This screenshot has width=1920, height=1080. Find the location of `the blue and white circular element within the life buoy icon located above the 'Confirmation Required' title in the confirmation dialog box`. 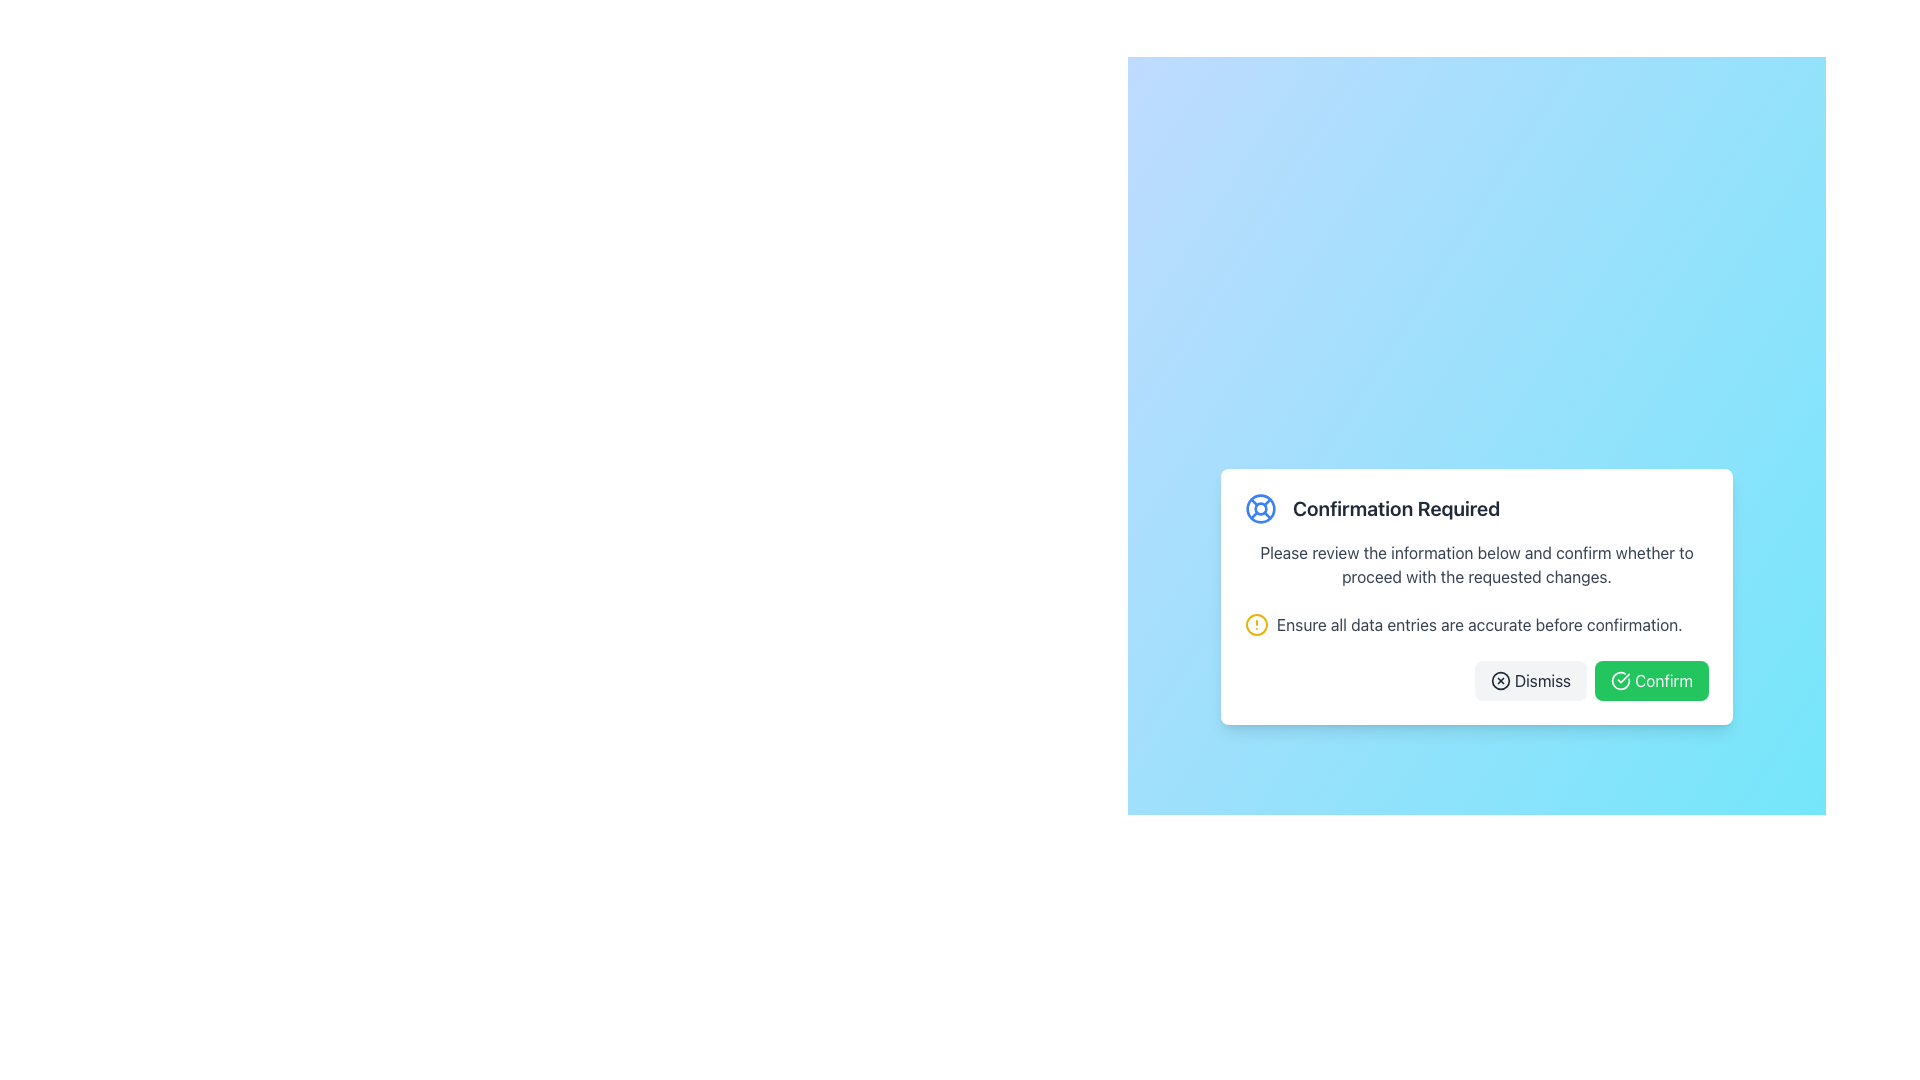

the blue and white circular element within the life buoy icon located above the 'Confirmation Required' title in the confirmation dialog box is located at coordinates (1260, 507).